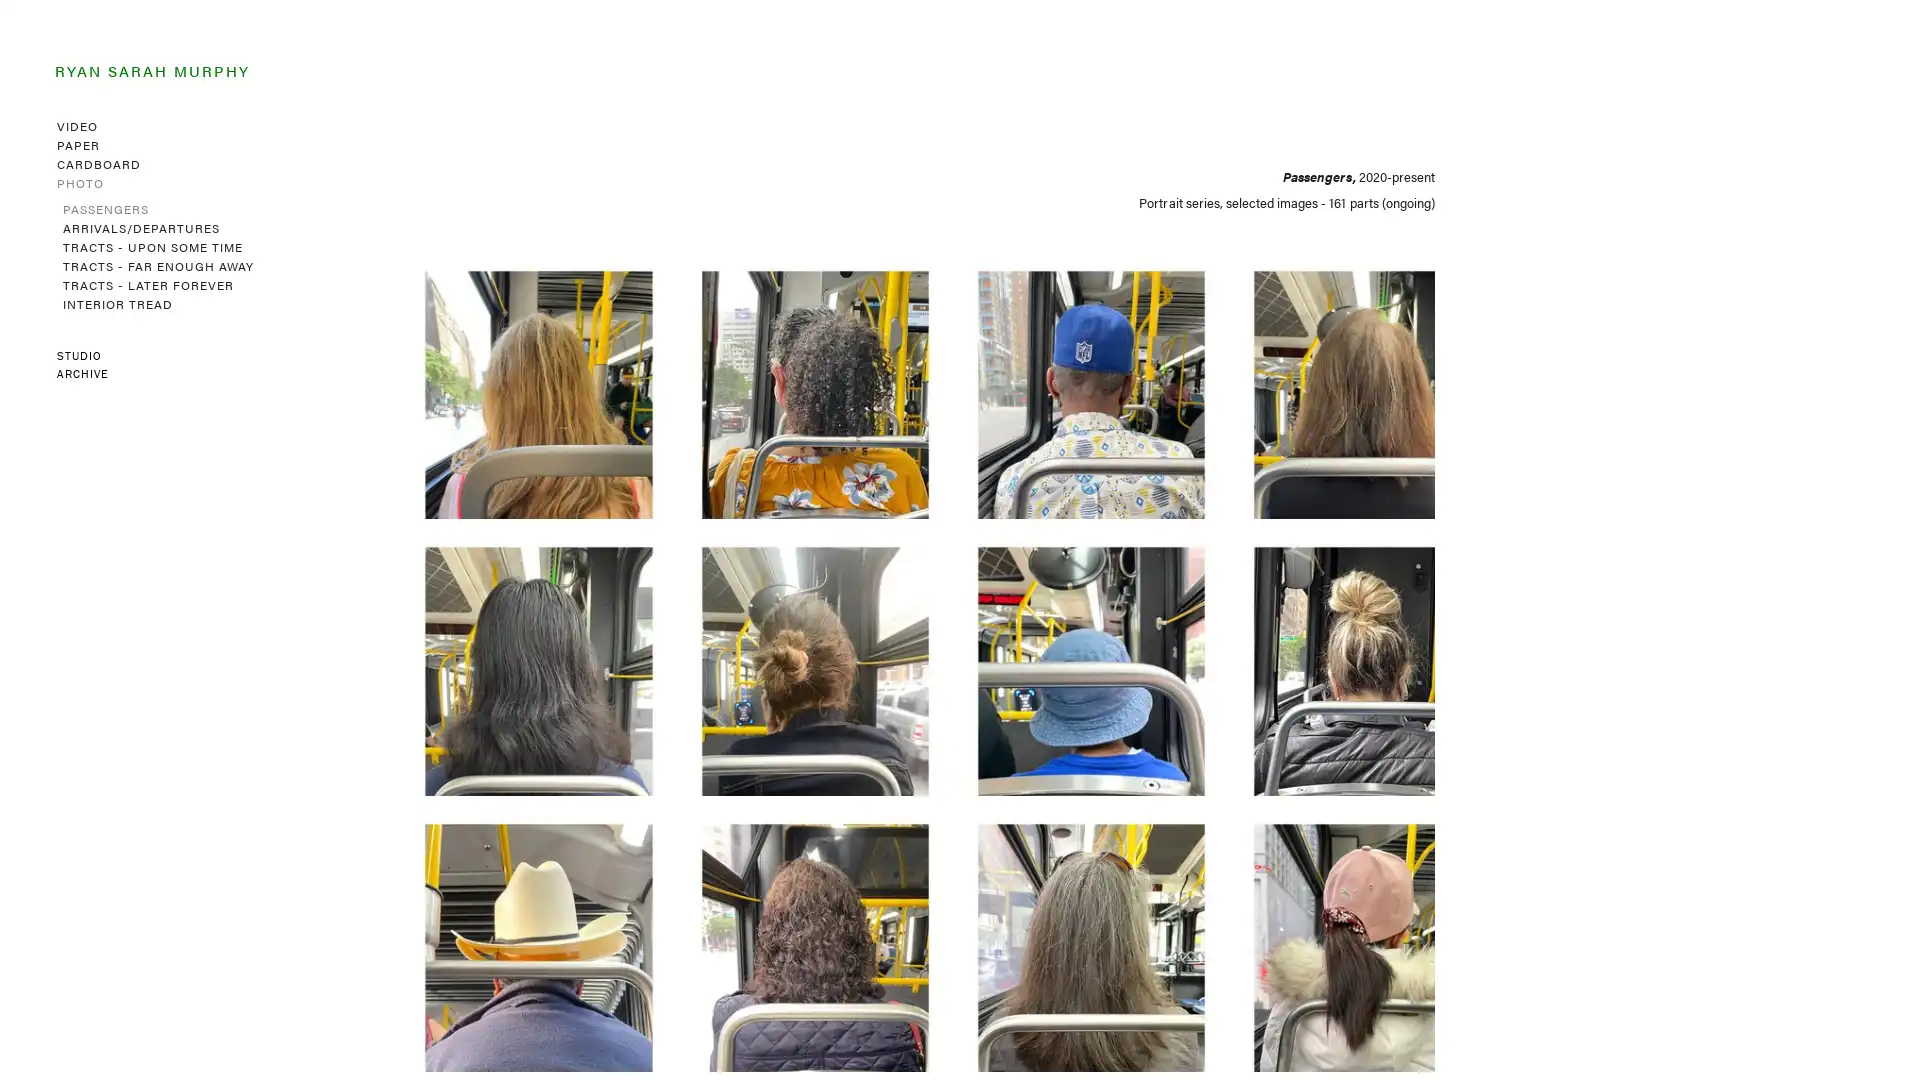 The image size is (1920, 1080). What do you see at coordinates (480, 644) in the screenshot?
I see `View fullsize Passenger 157-.jpeg` at bounding box center [480, 644].